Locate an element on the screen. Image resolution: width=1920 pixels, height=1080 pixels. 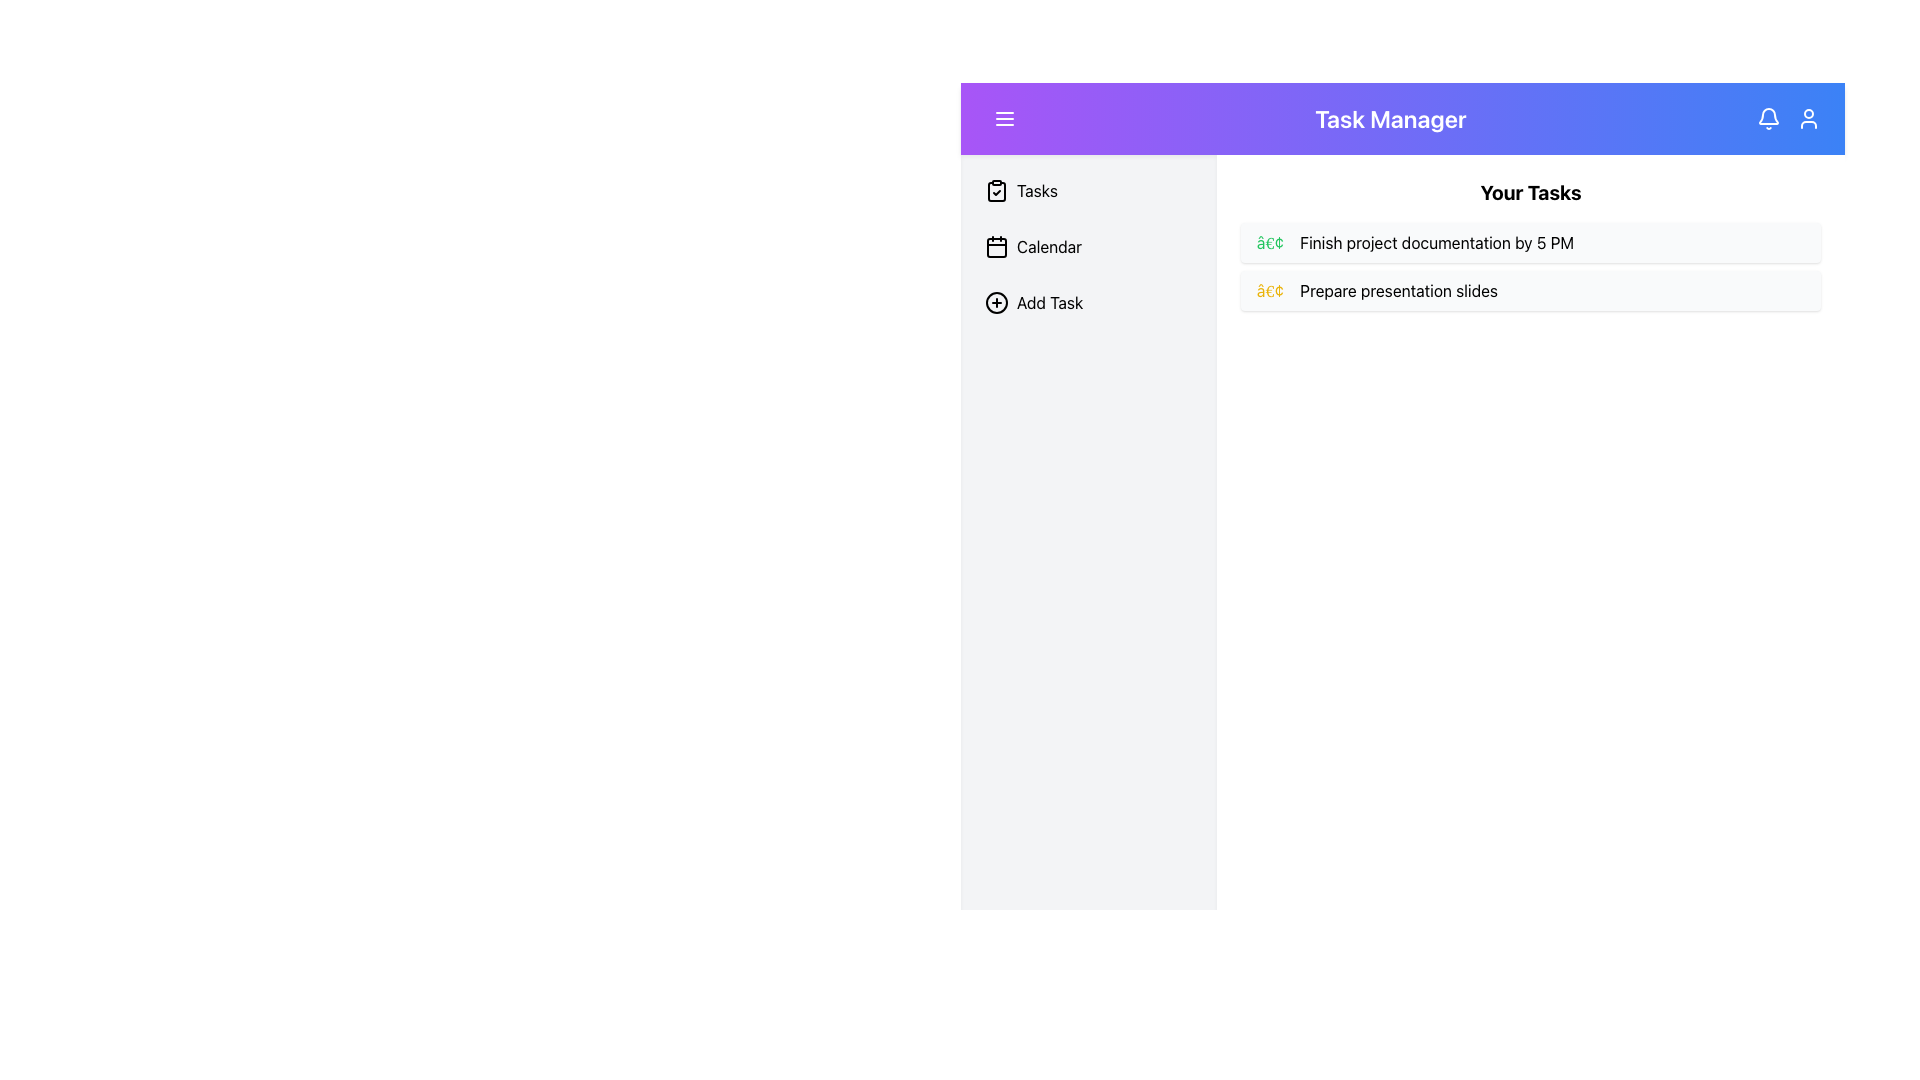
the 'Tasks' button located in the left sidebar, which has a white background, rounded edges, a clipboard icon with a checkmark, and bold black text on the right is located at coordinates (1021, 191).